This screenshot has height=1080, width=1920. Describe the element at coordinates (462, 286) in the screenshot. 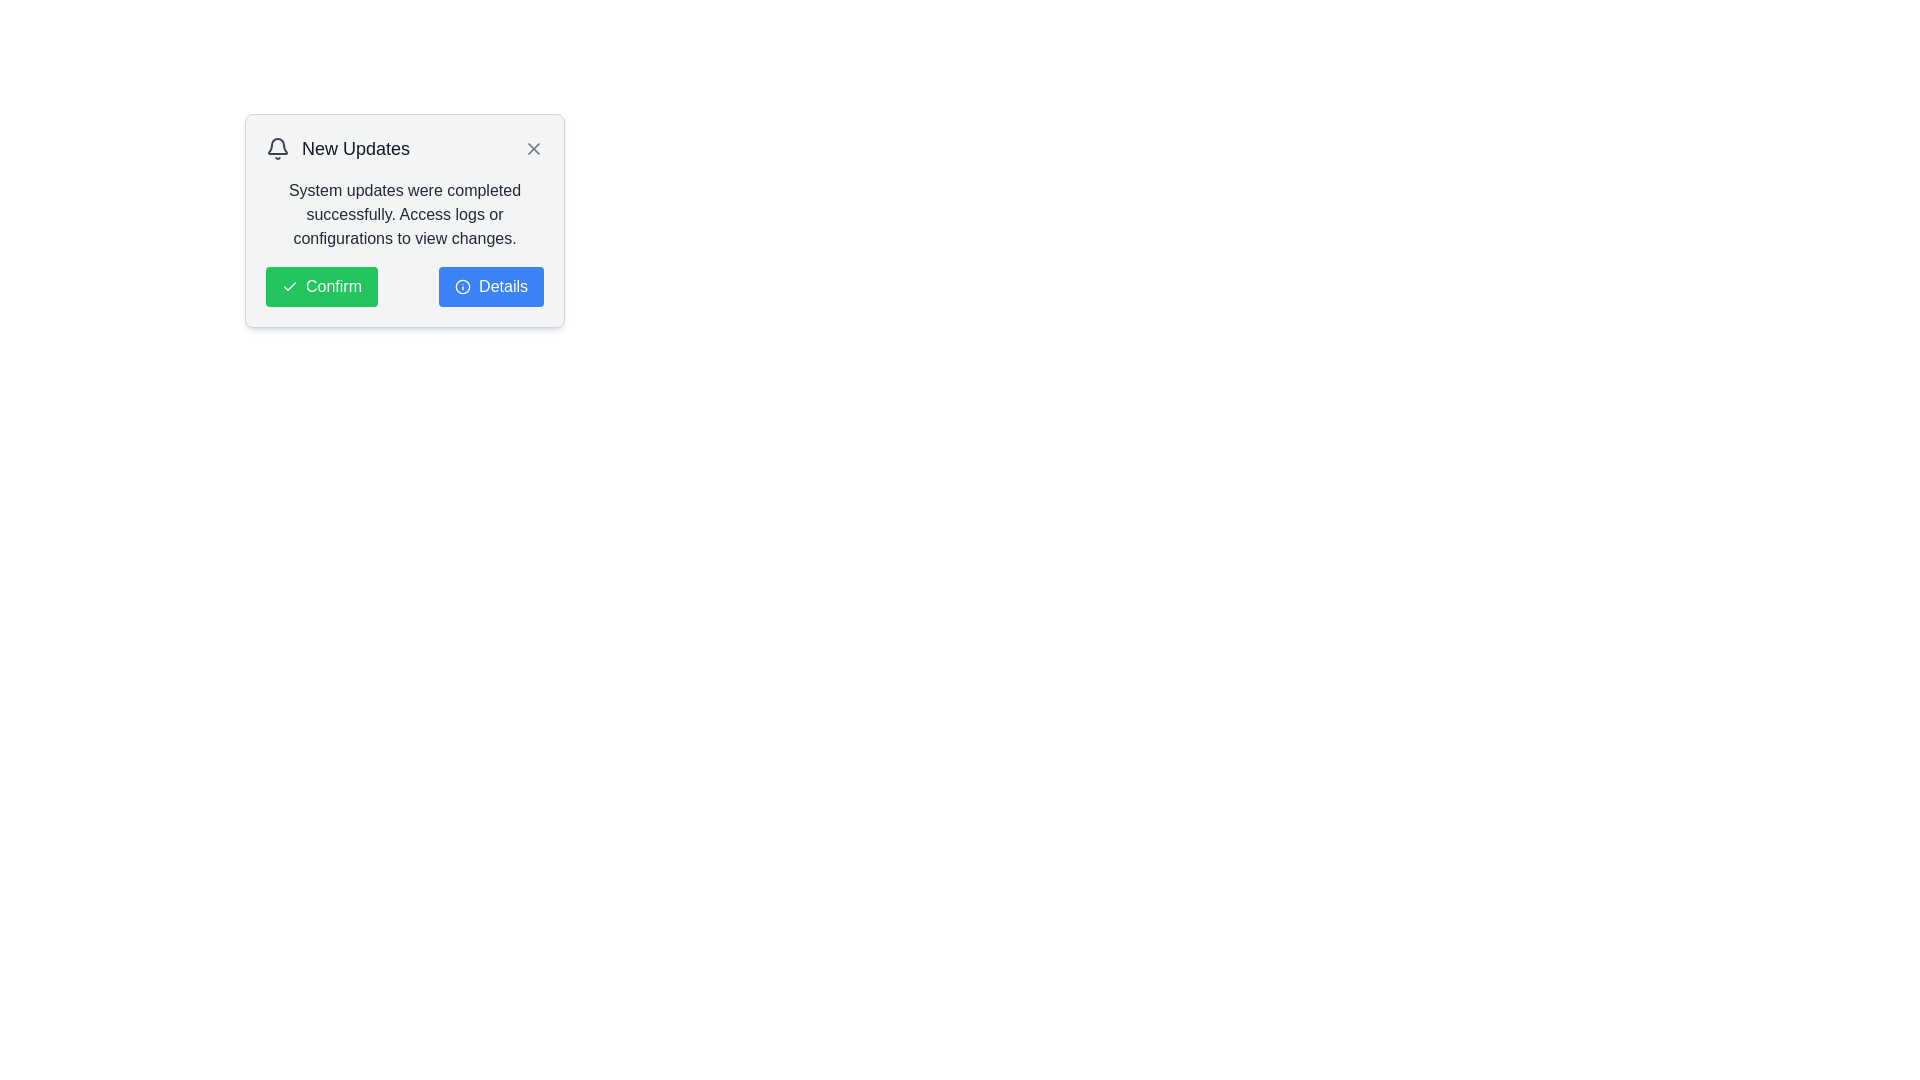

I see `the circular blue icon with an info symbol at the center of the 'Details' button` at that location.